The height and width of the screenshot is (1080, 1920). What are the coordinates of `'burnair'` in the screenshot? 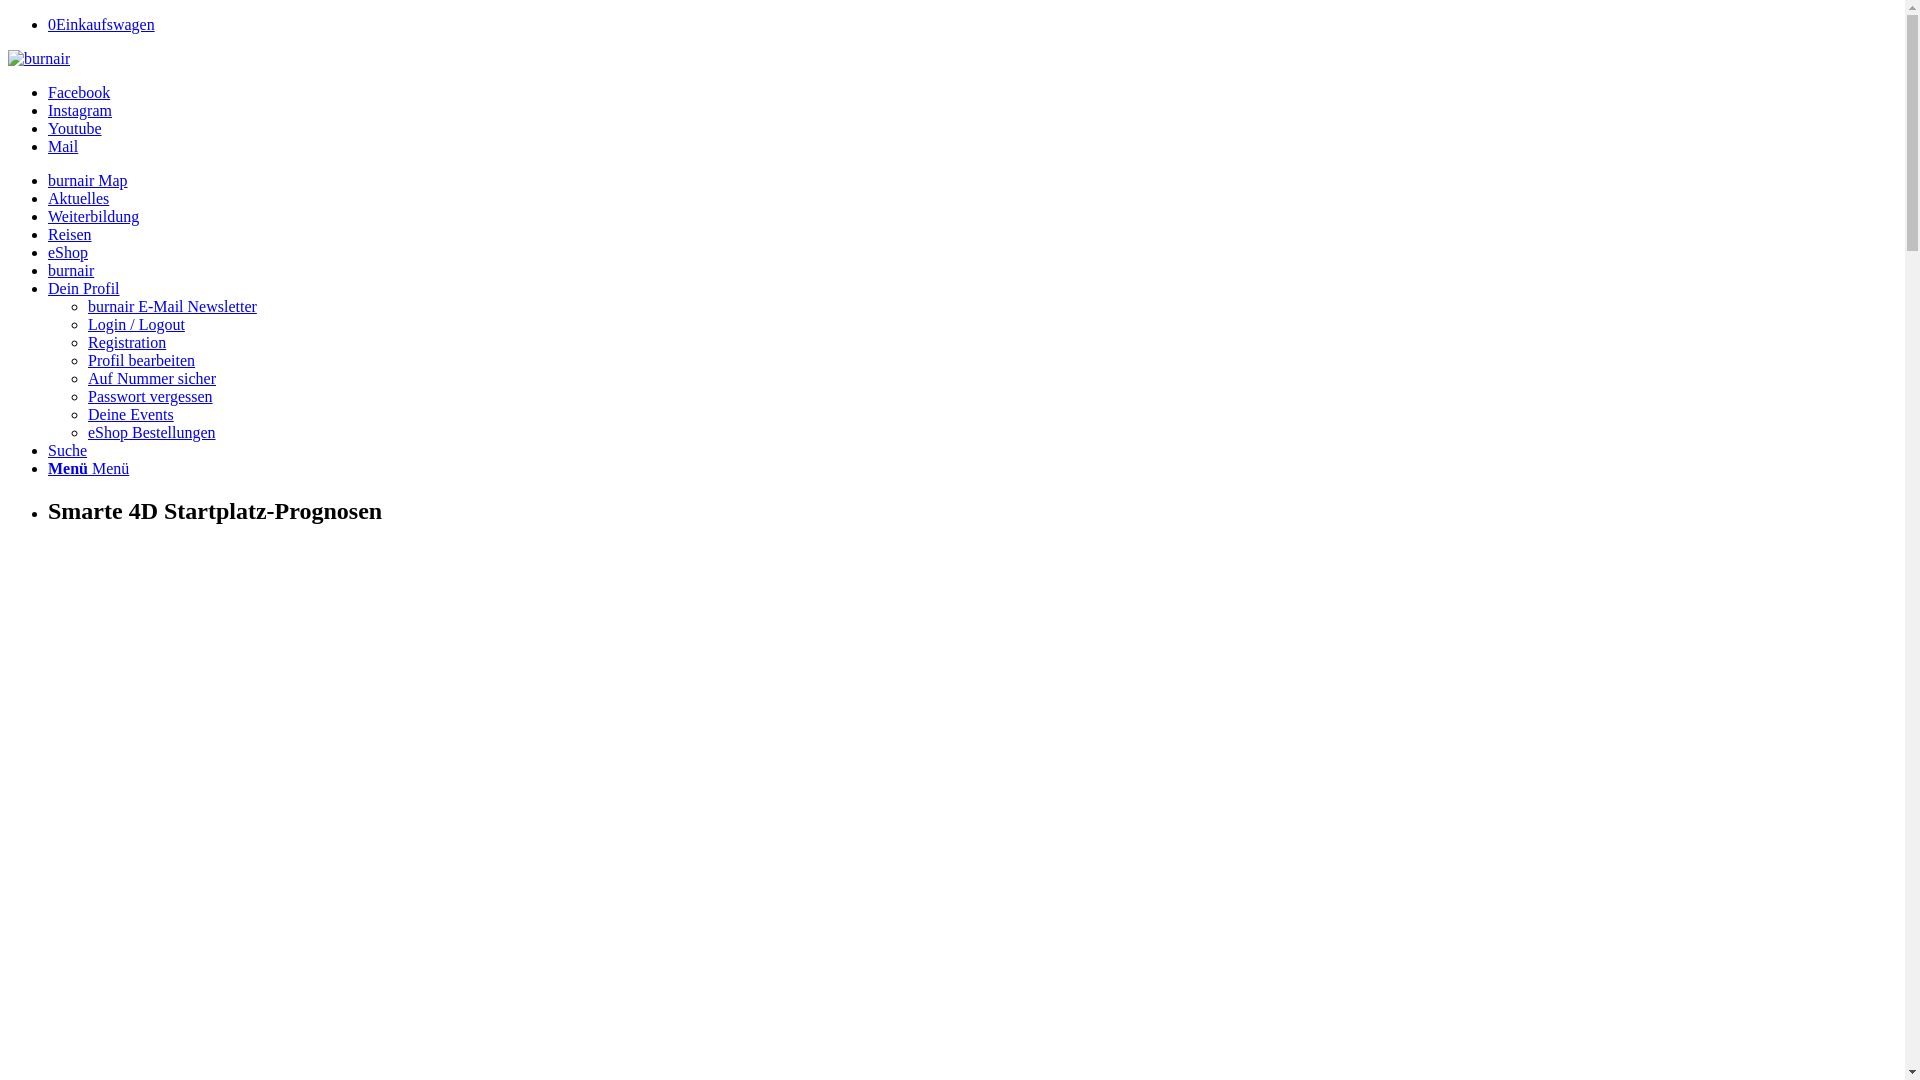 It's located at (48, 270).